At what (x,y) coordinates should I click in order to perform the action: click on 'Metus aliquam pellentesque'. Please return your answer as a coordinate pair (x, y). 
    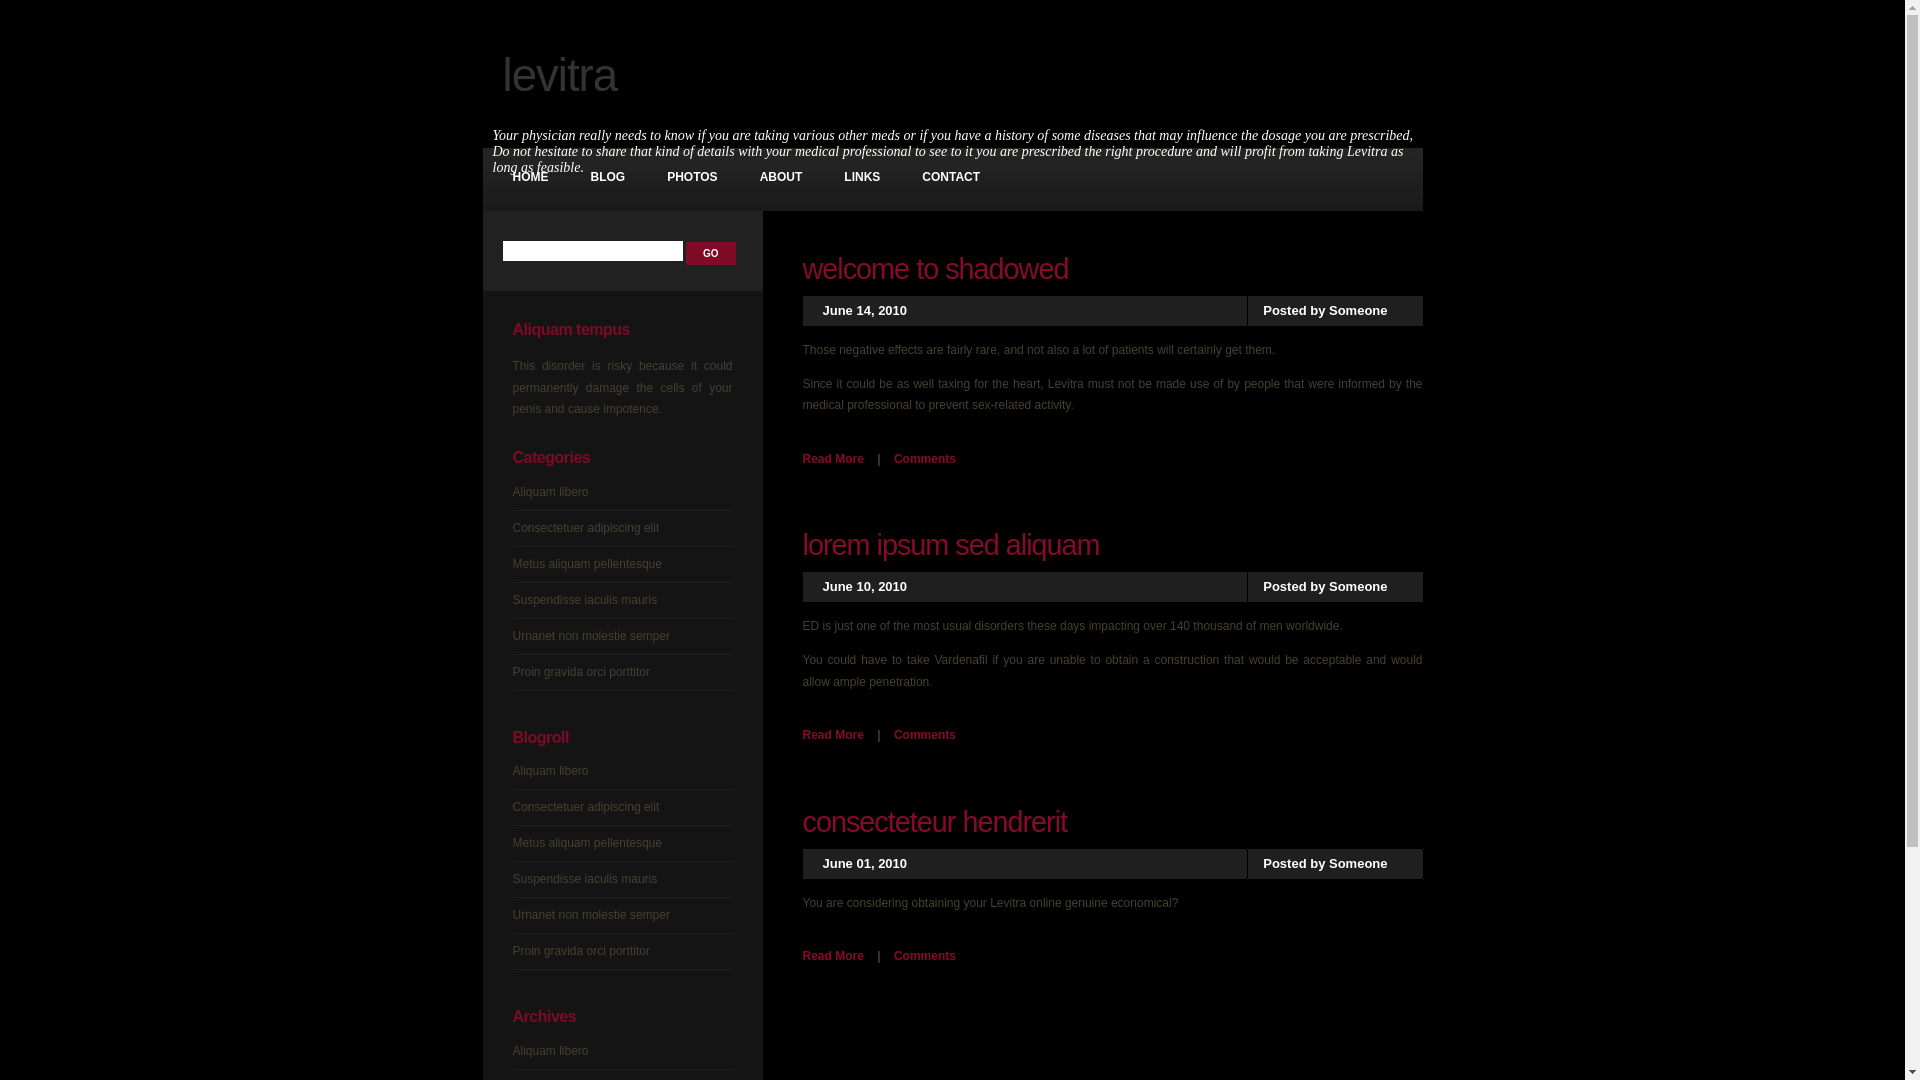
    Looking at the image, I should click on (585, 563).